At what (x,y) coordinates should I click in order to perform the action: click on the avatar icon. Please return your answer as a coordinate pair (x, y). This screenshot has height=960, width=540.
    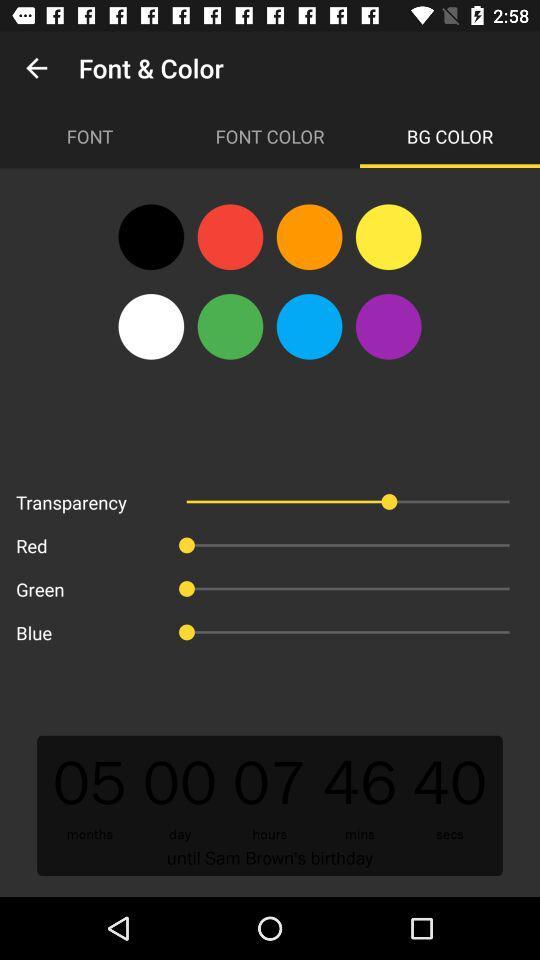
    Looking at the image, I should click on (388, 326).